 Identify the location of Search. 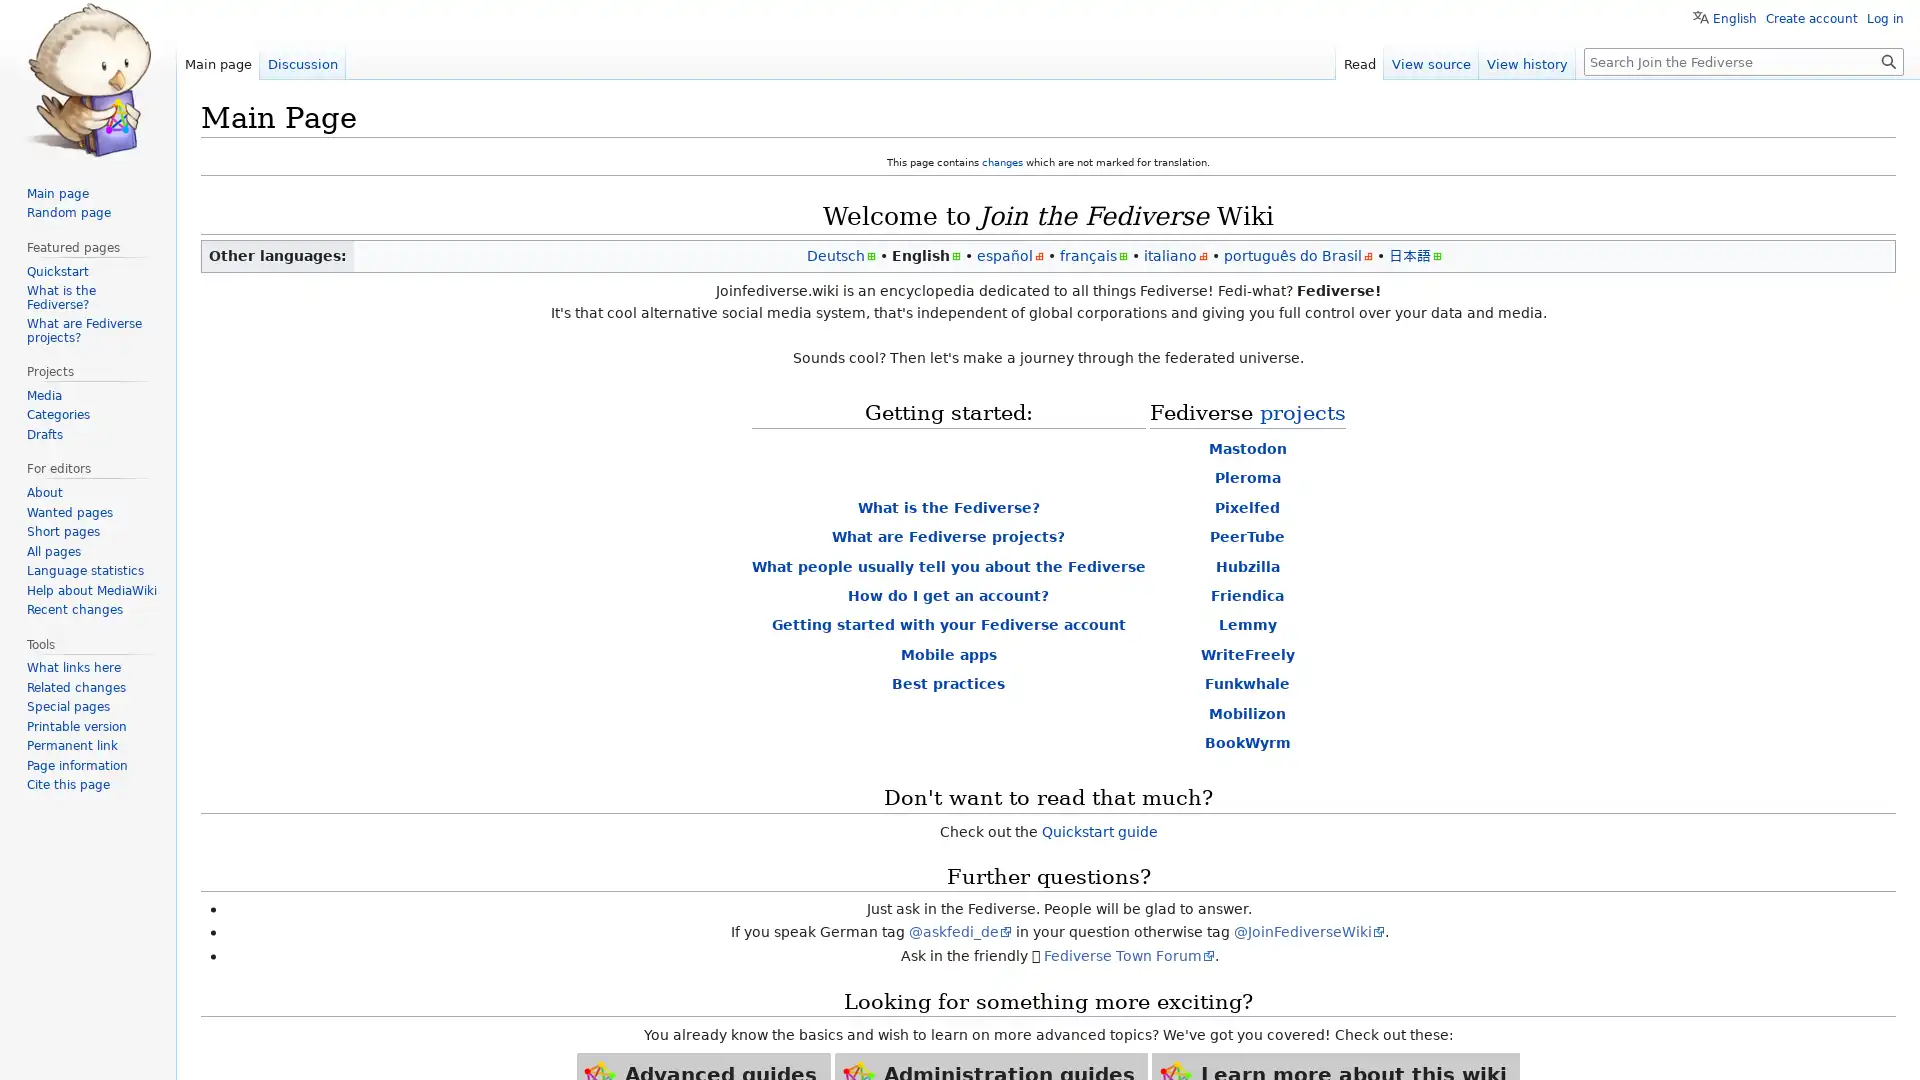
(1888, 60).